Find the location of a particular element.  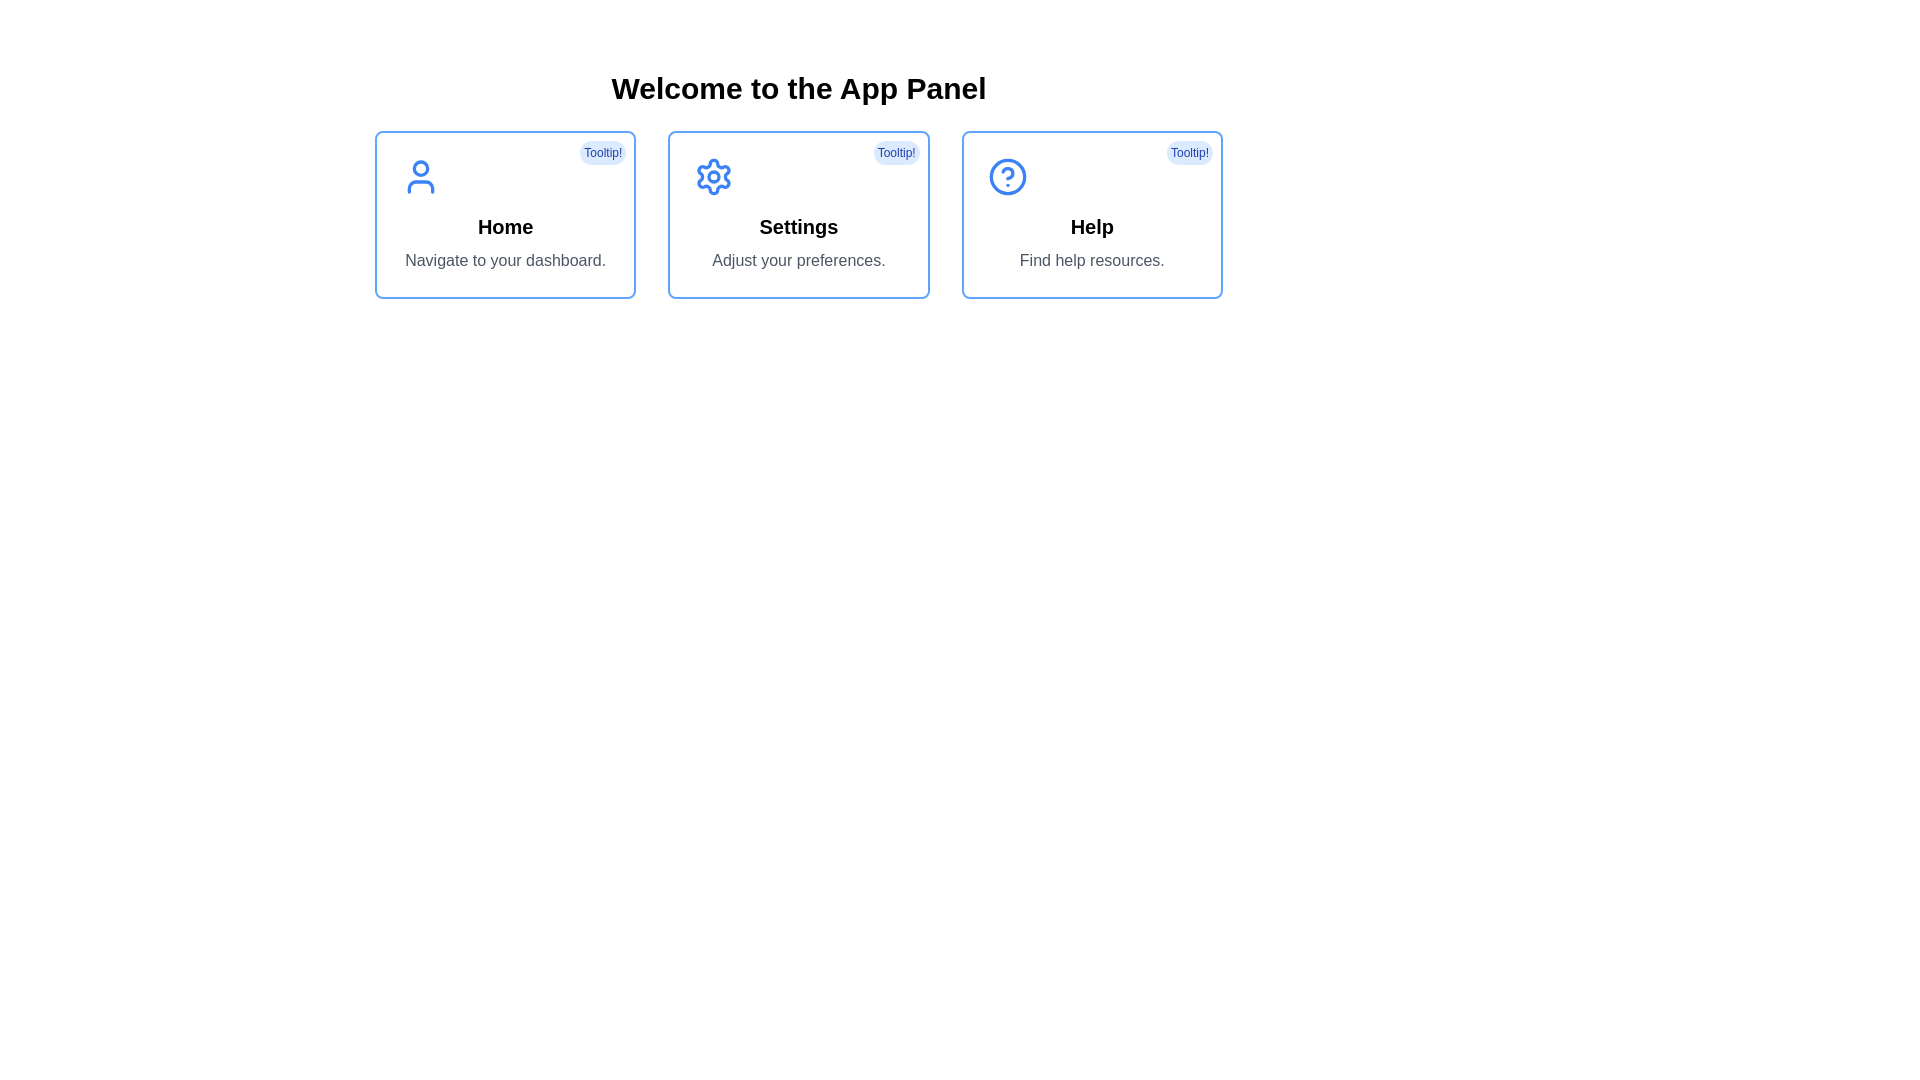

the text of the tooltip label with light blue background and 'Tooltip!' text located at the top-right corner of the 'Home' card is located at coordinates (602, 152).